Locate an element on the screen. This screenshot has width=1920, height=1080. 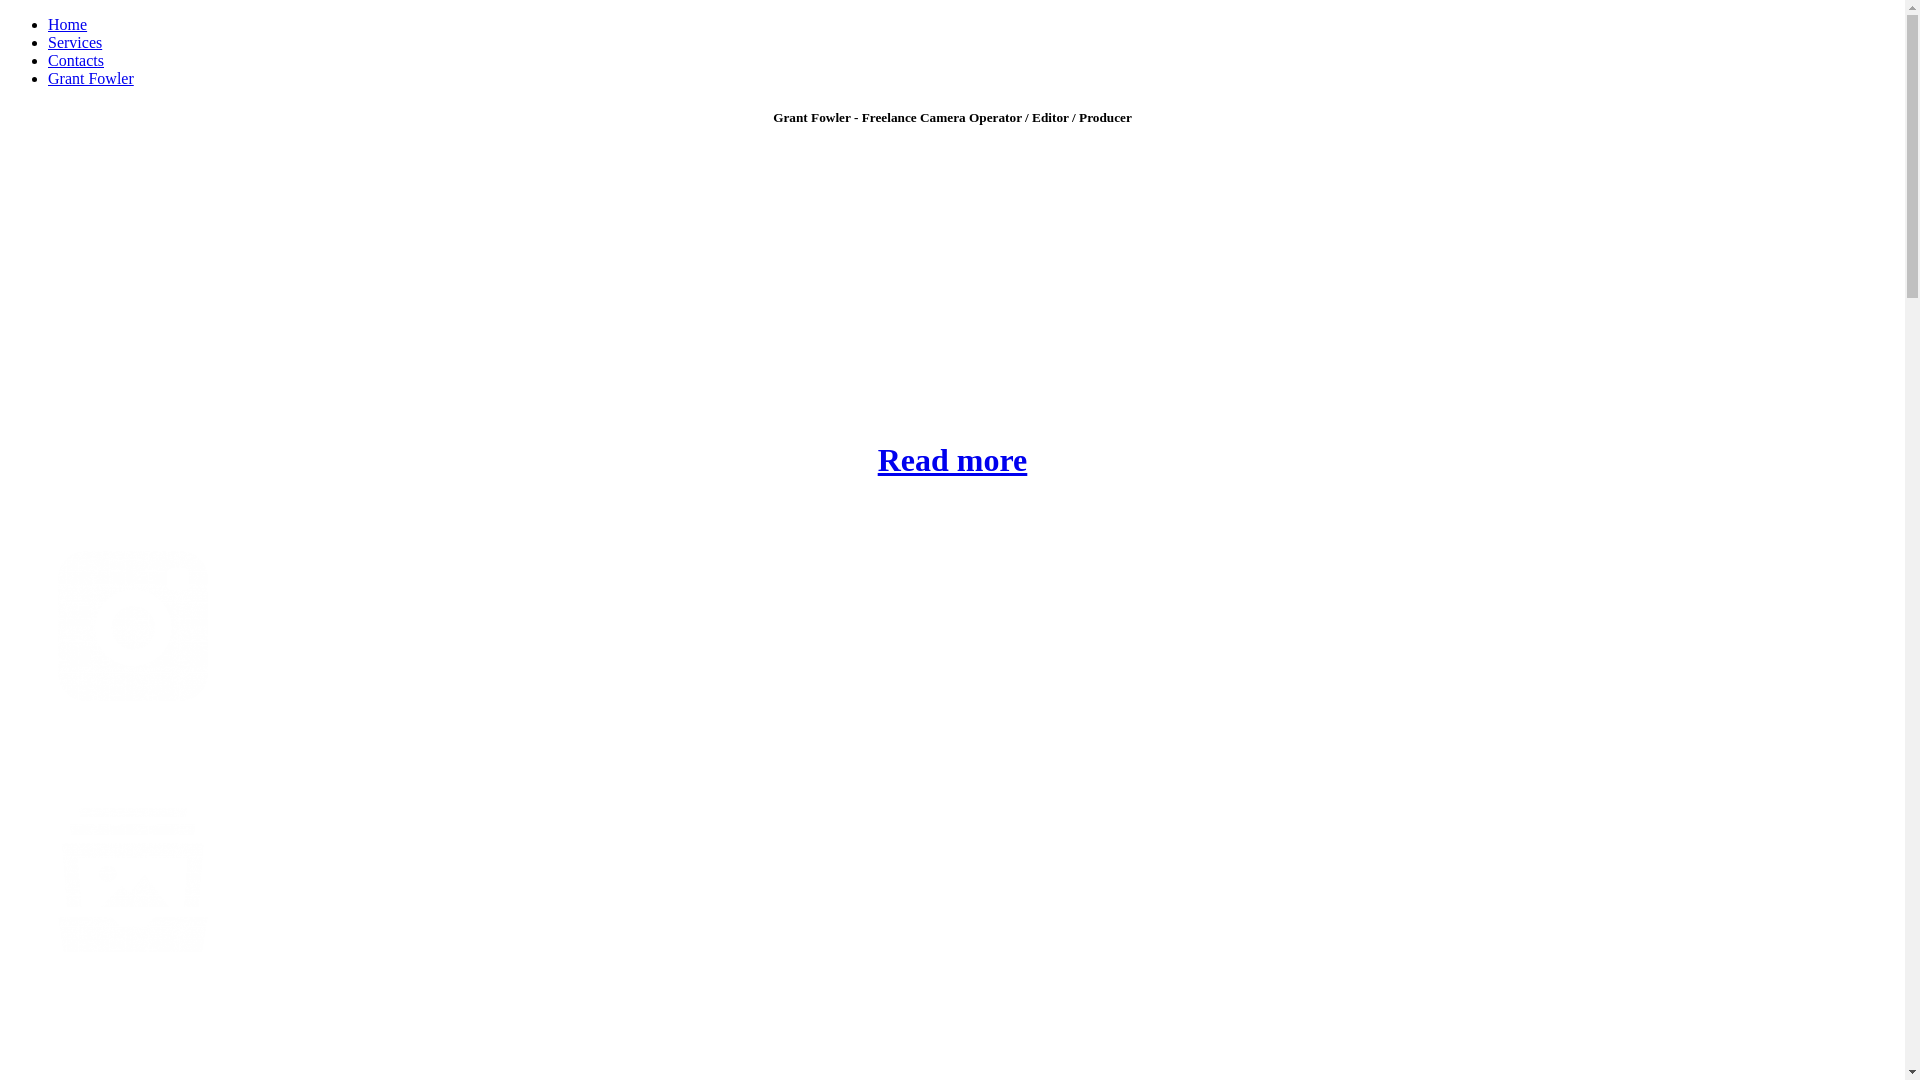
'Services' is located at coordinates (75, 42).